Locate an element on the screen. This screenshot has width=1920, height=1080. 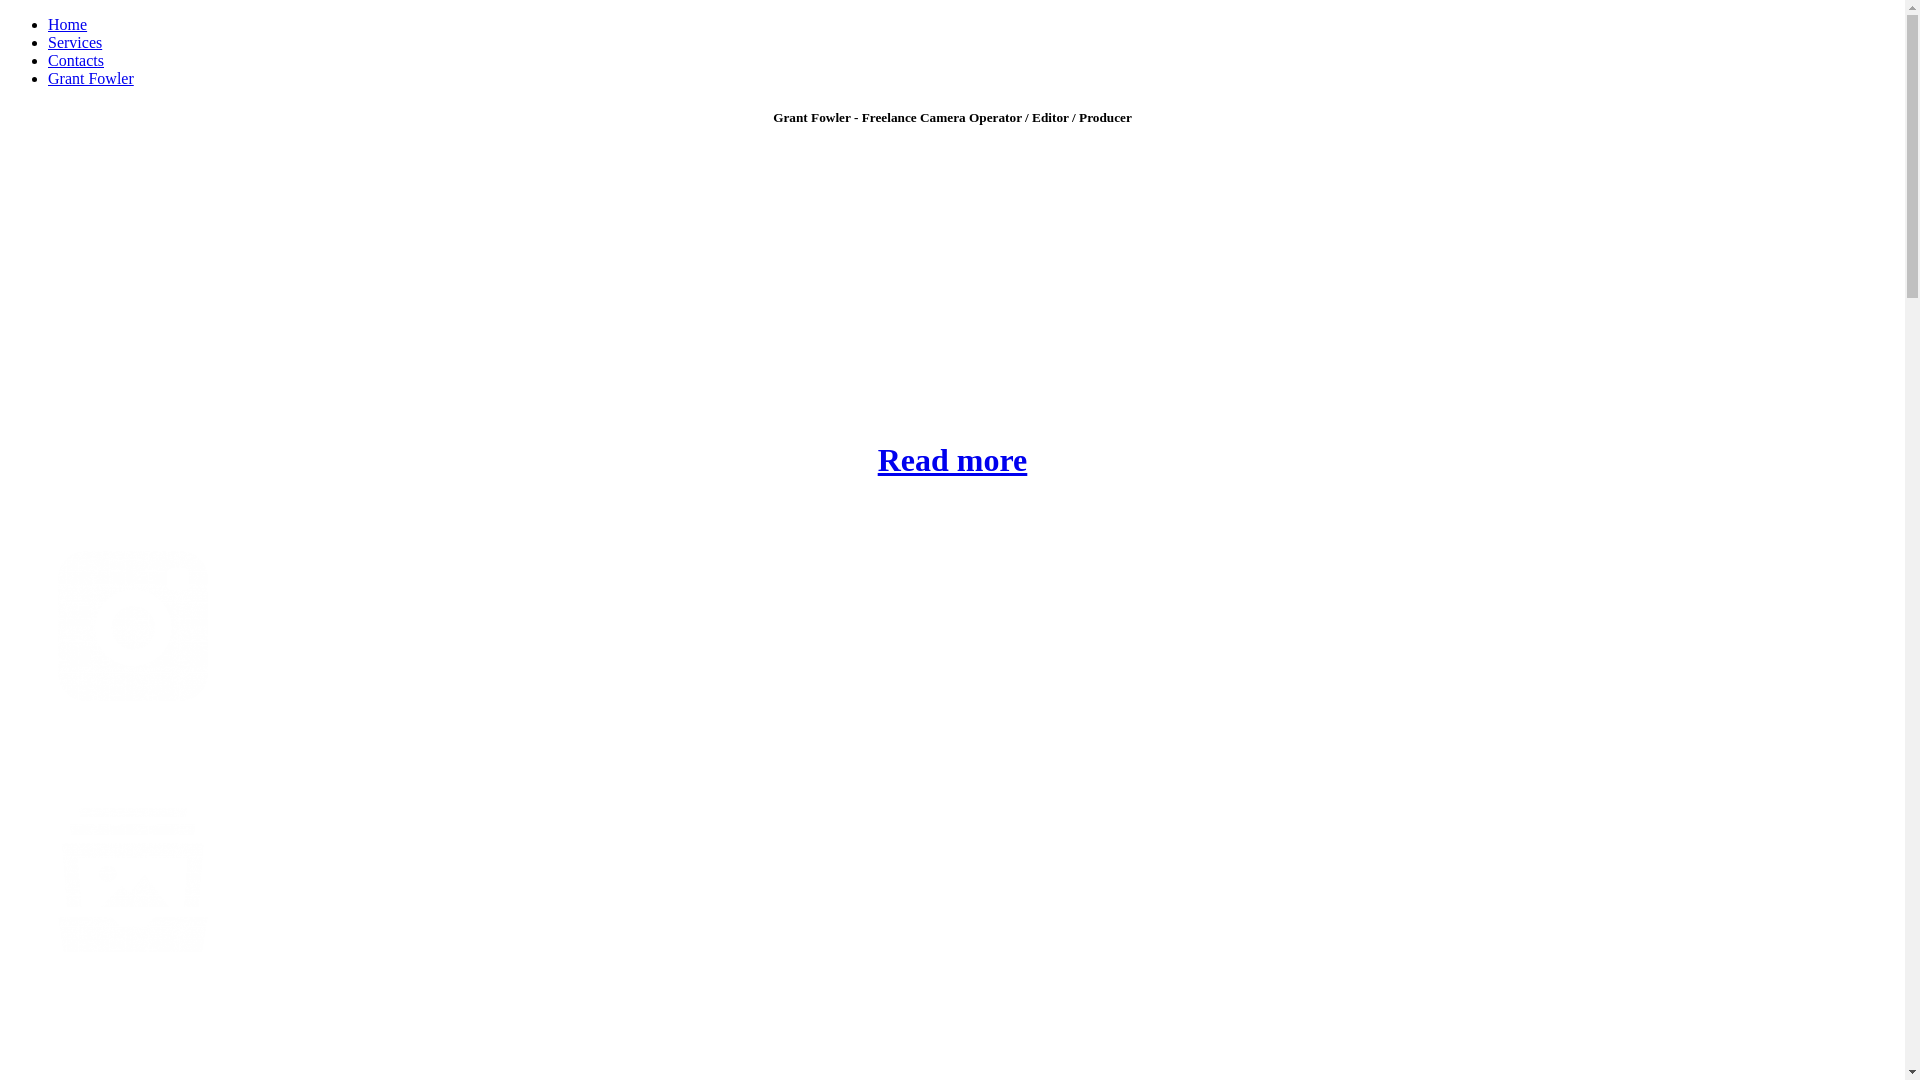
'Services' is located at coordinates (75, 42).